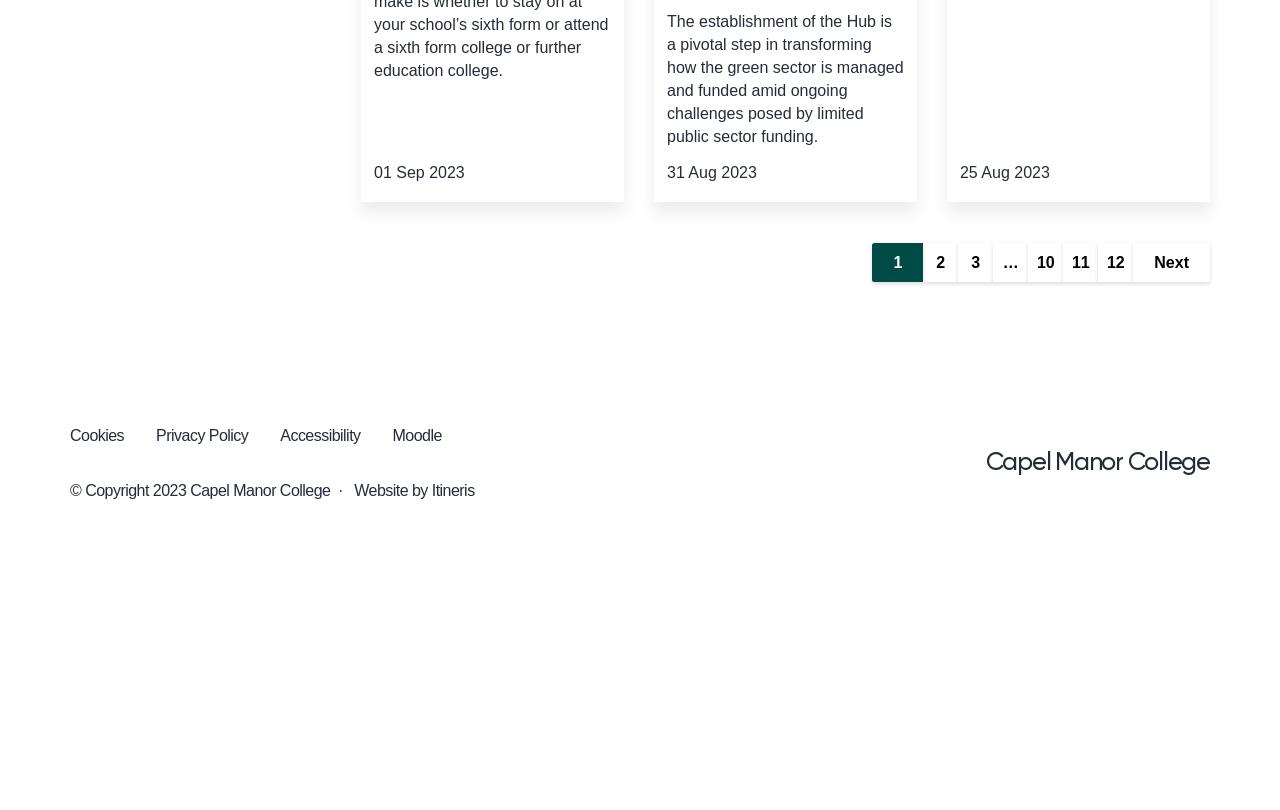 This screenshot has height=810, width=1280. Describe the element at coordinates (390, 490) in the screenshot. I see `'Website by'` at that location.